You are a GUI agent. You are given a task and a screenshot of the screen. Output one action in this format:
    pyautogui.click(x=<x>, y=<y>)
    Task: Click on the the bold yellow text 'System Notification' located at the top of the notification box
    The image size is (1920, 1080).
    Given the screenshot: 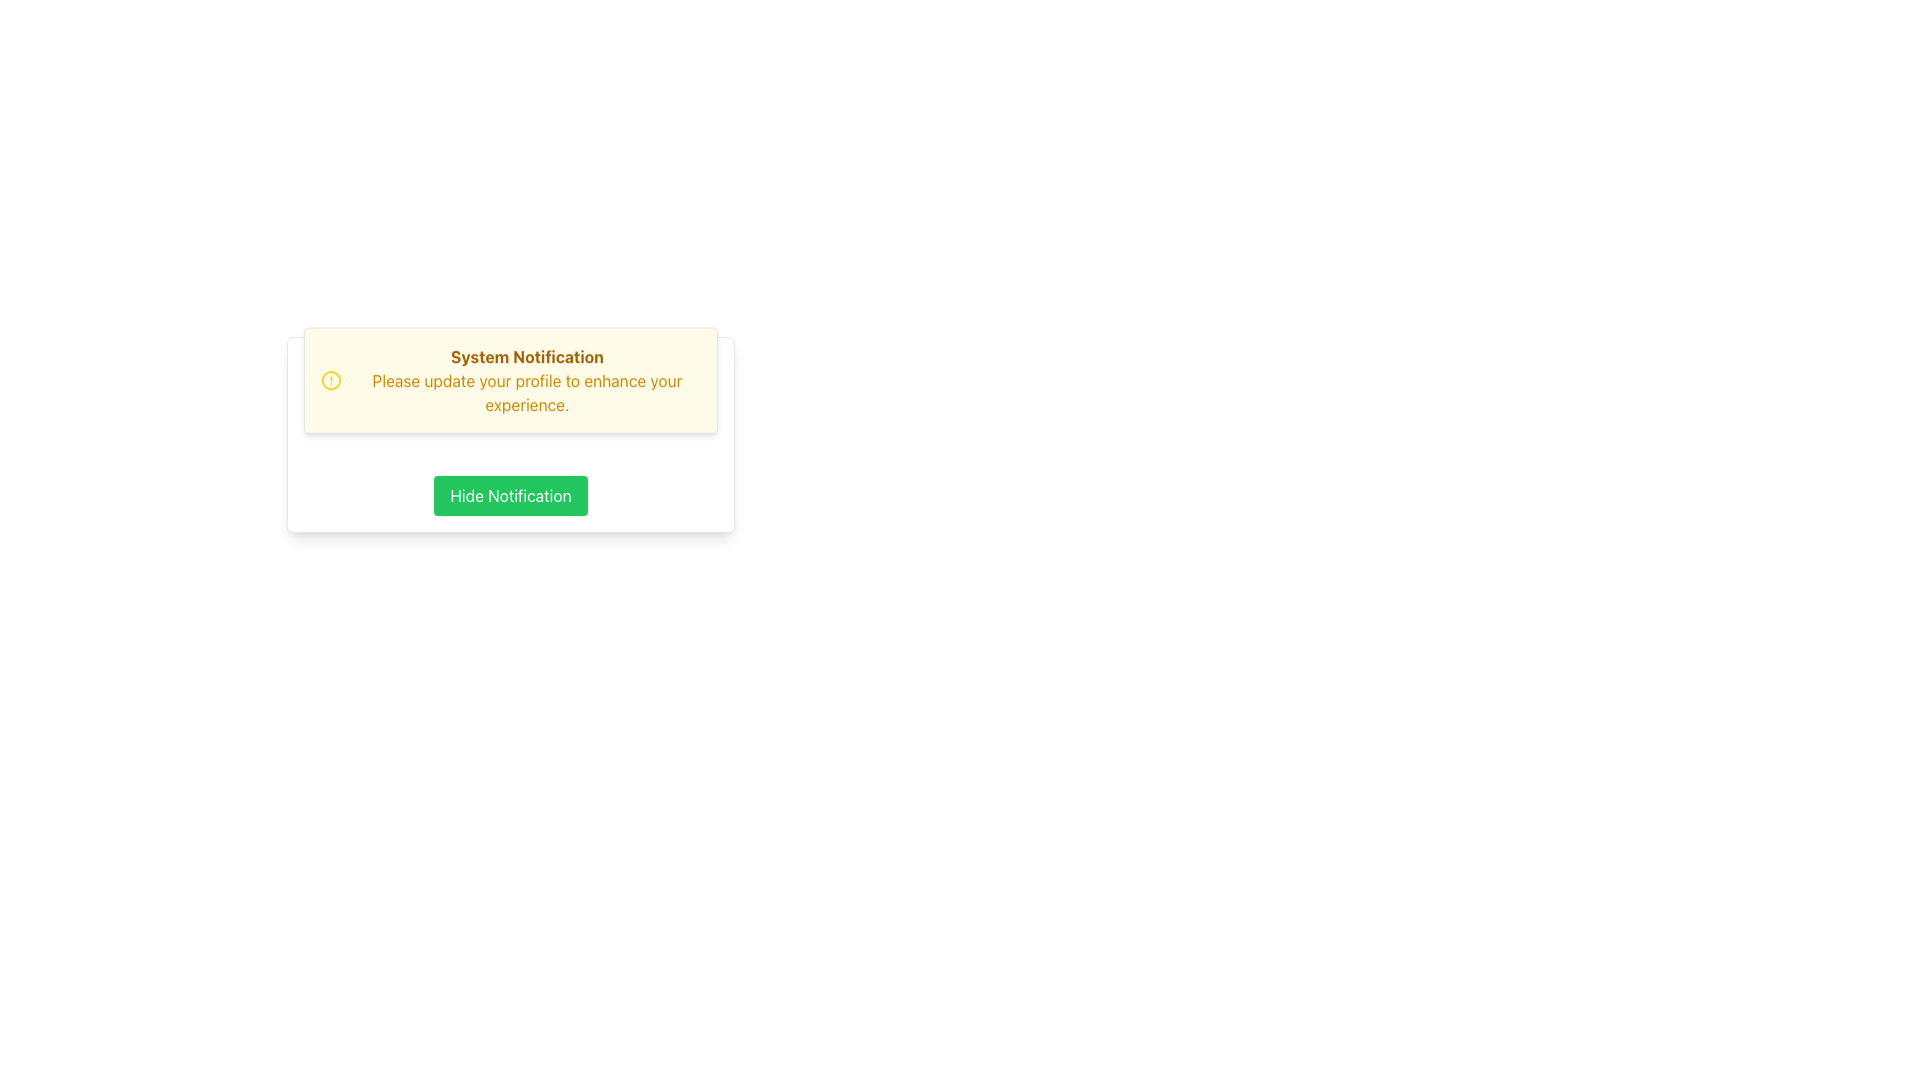 What is the action you would take?
    pyautogui.click(x=527, y=377)
    